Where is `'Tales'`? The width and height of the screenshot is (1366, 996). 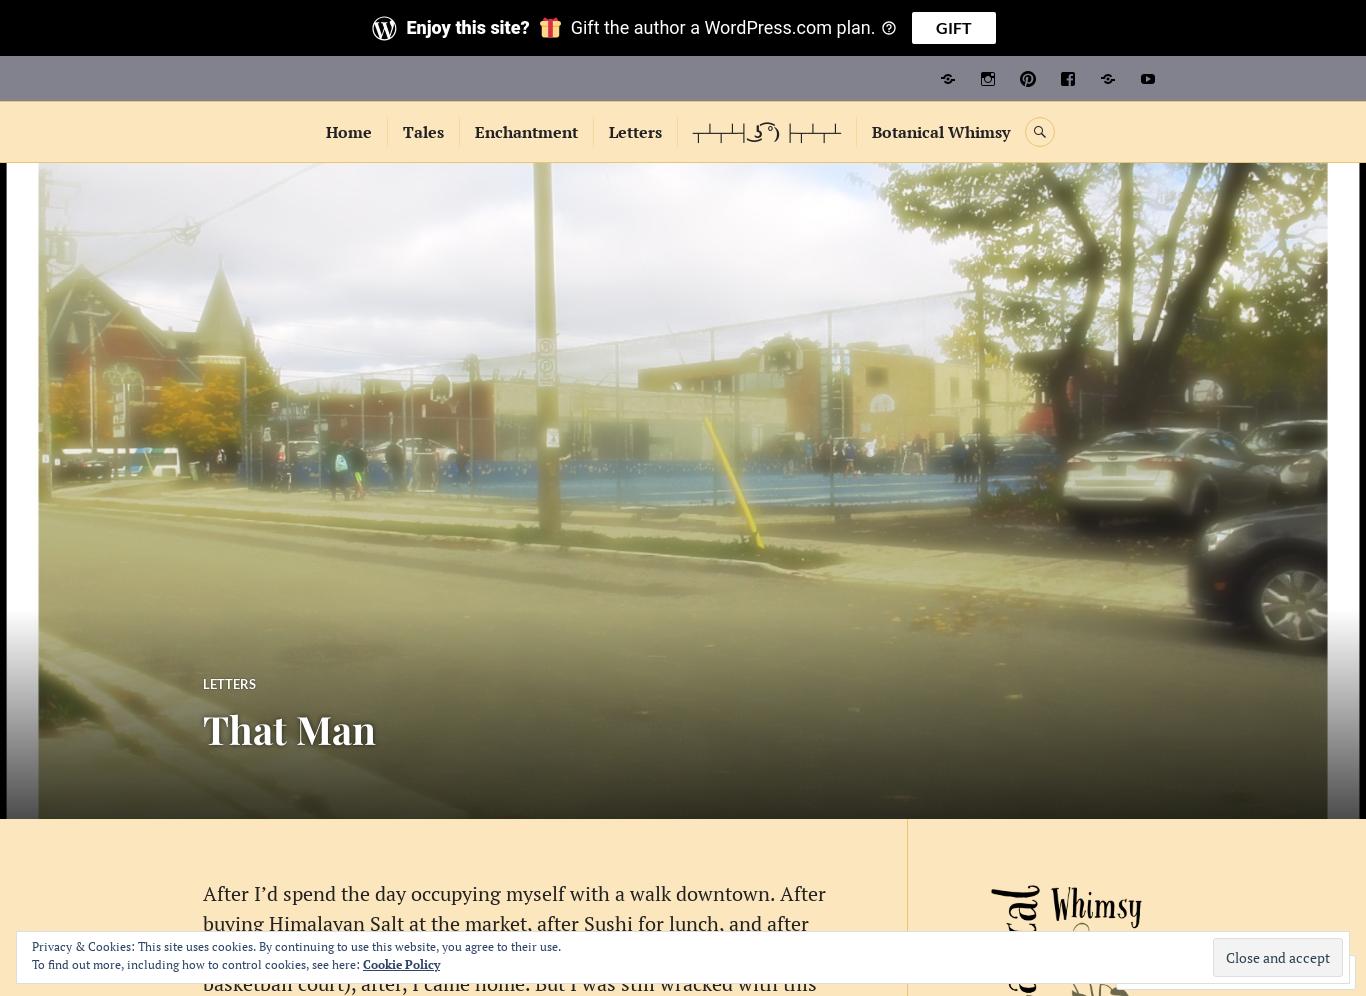 'Tales' is located at coordinates (401, 130).